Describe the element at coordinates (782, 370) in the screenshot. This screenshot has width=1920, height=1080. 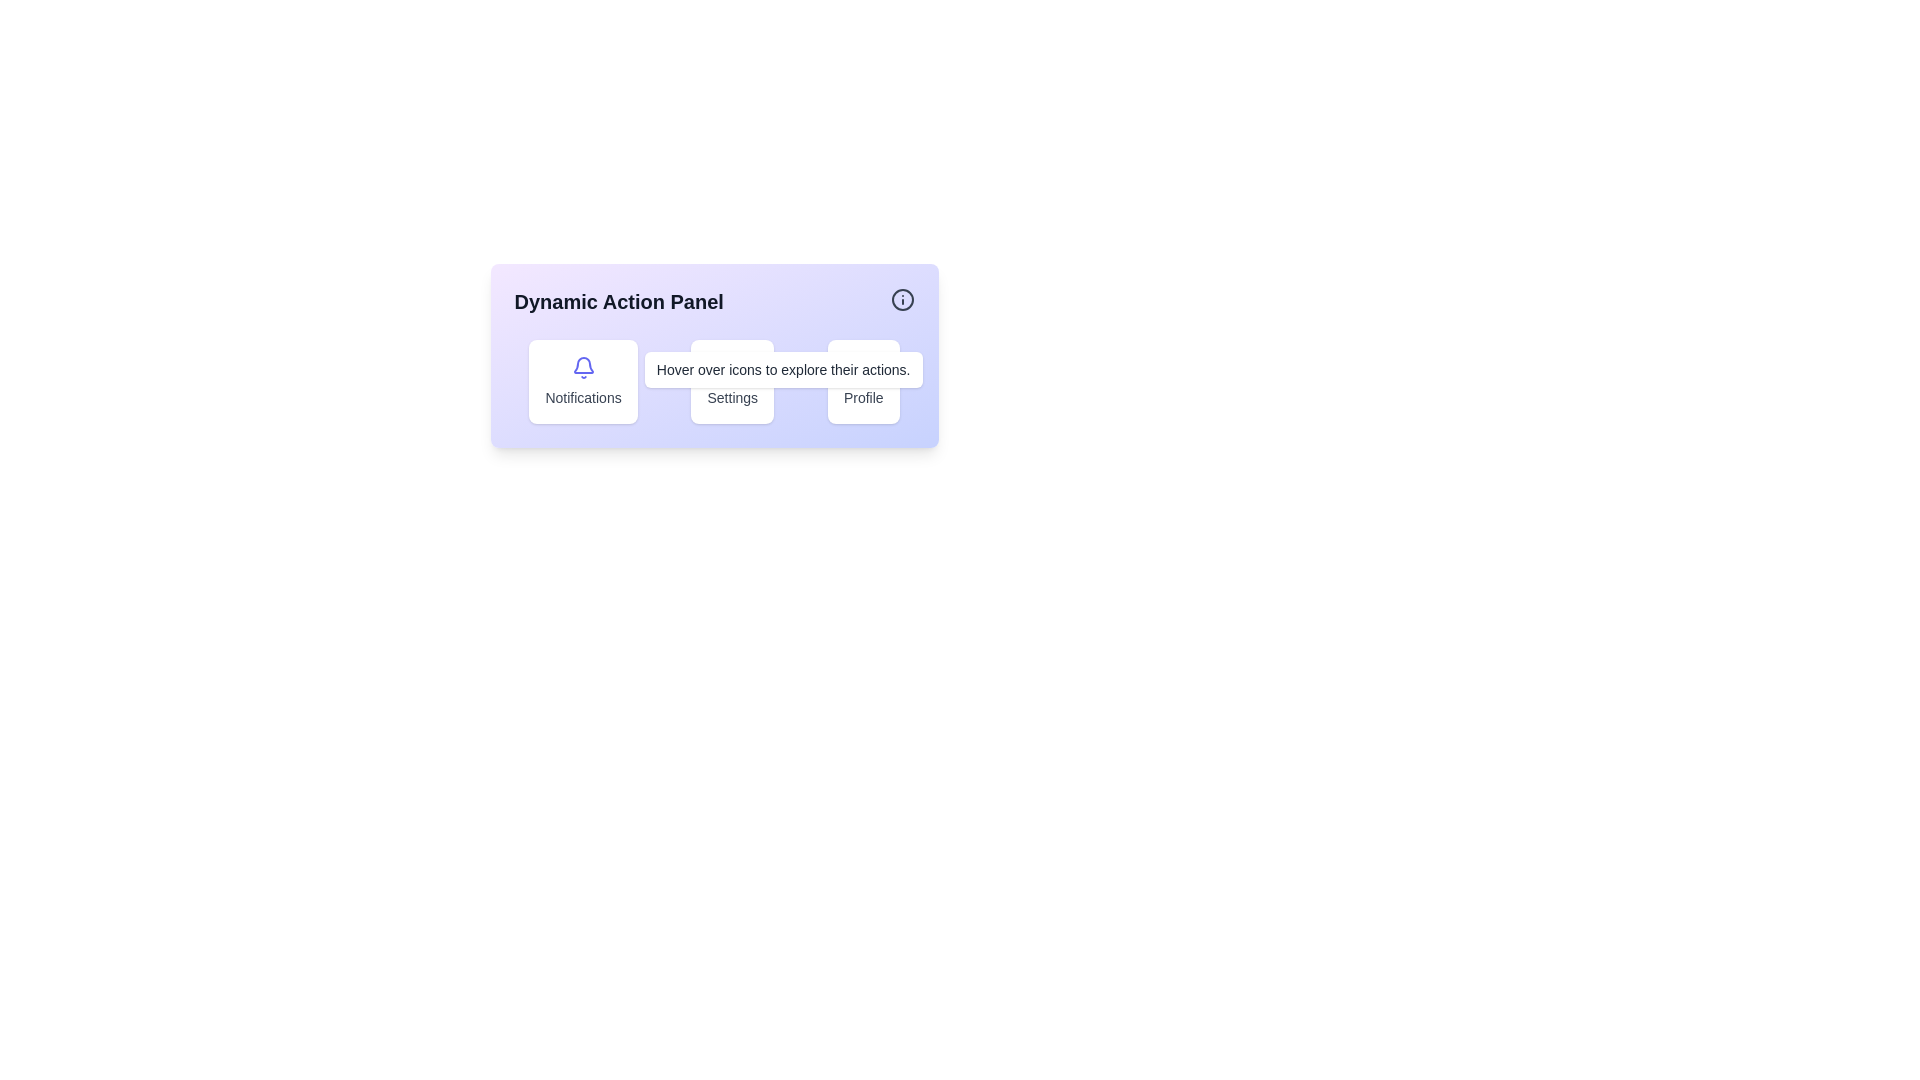
I see `instructional text box located in the middle-right area of the 'Dynamic Action Panel', positioned above the 'Settings' icon` at that location.